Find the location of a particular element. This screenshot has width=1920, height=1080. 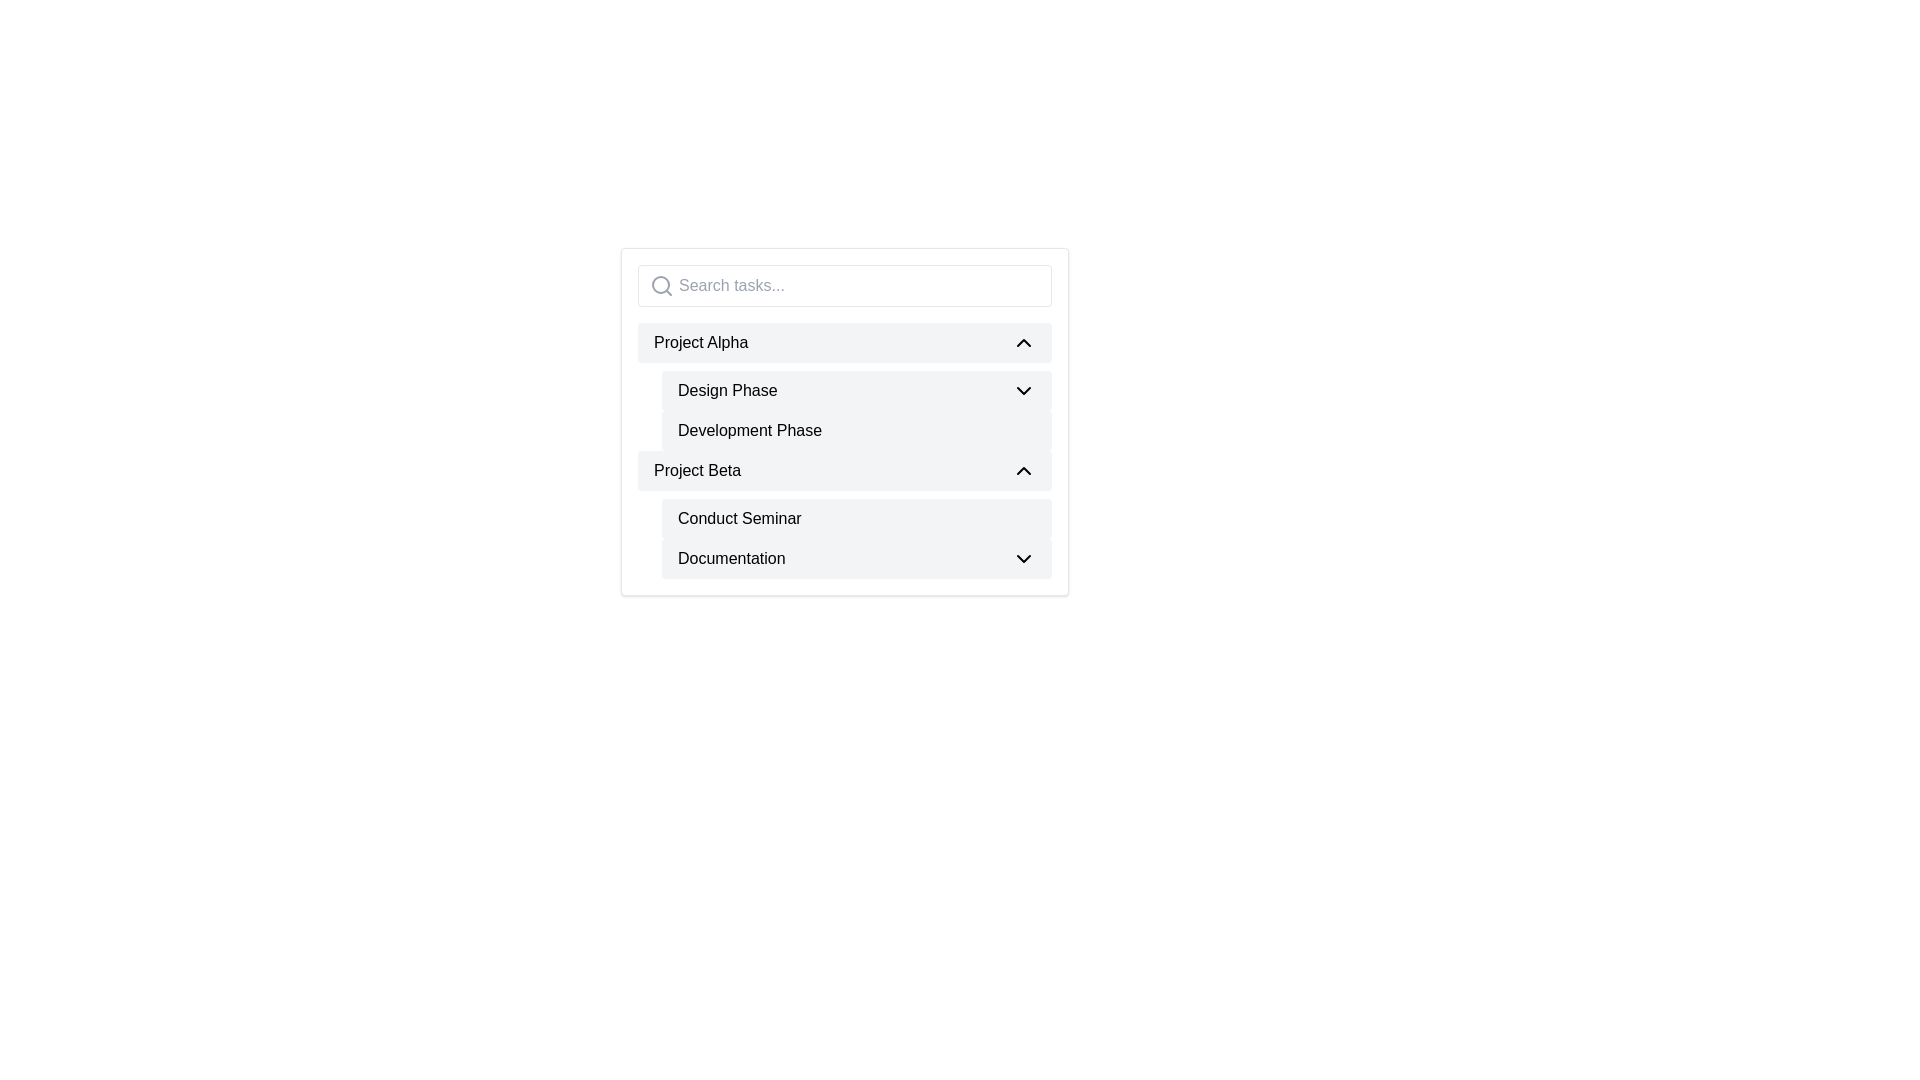

the static text label 'Development Phase' which is the second entry under the 'Design Phase' subsection in the 'Project Alpha' list is located at coordinates (749, 430).